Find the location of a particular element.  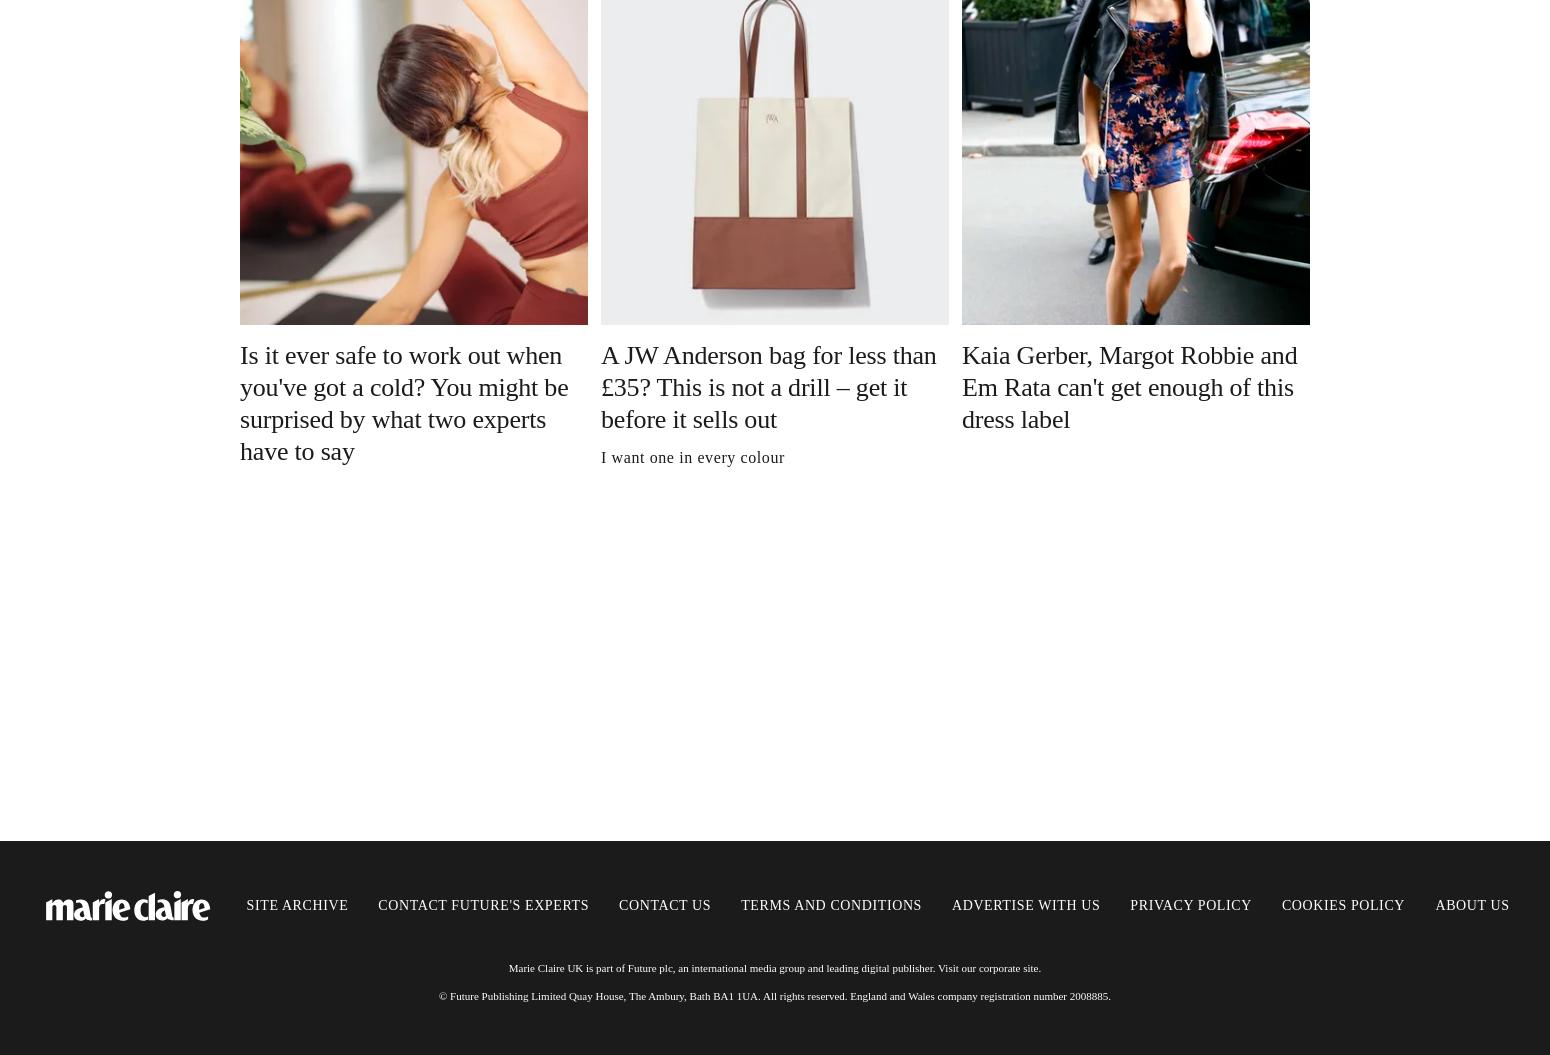

'I want one in every colour' is located at coordinates (691, 456).